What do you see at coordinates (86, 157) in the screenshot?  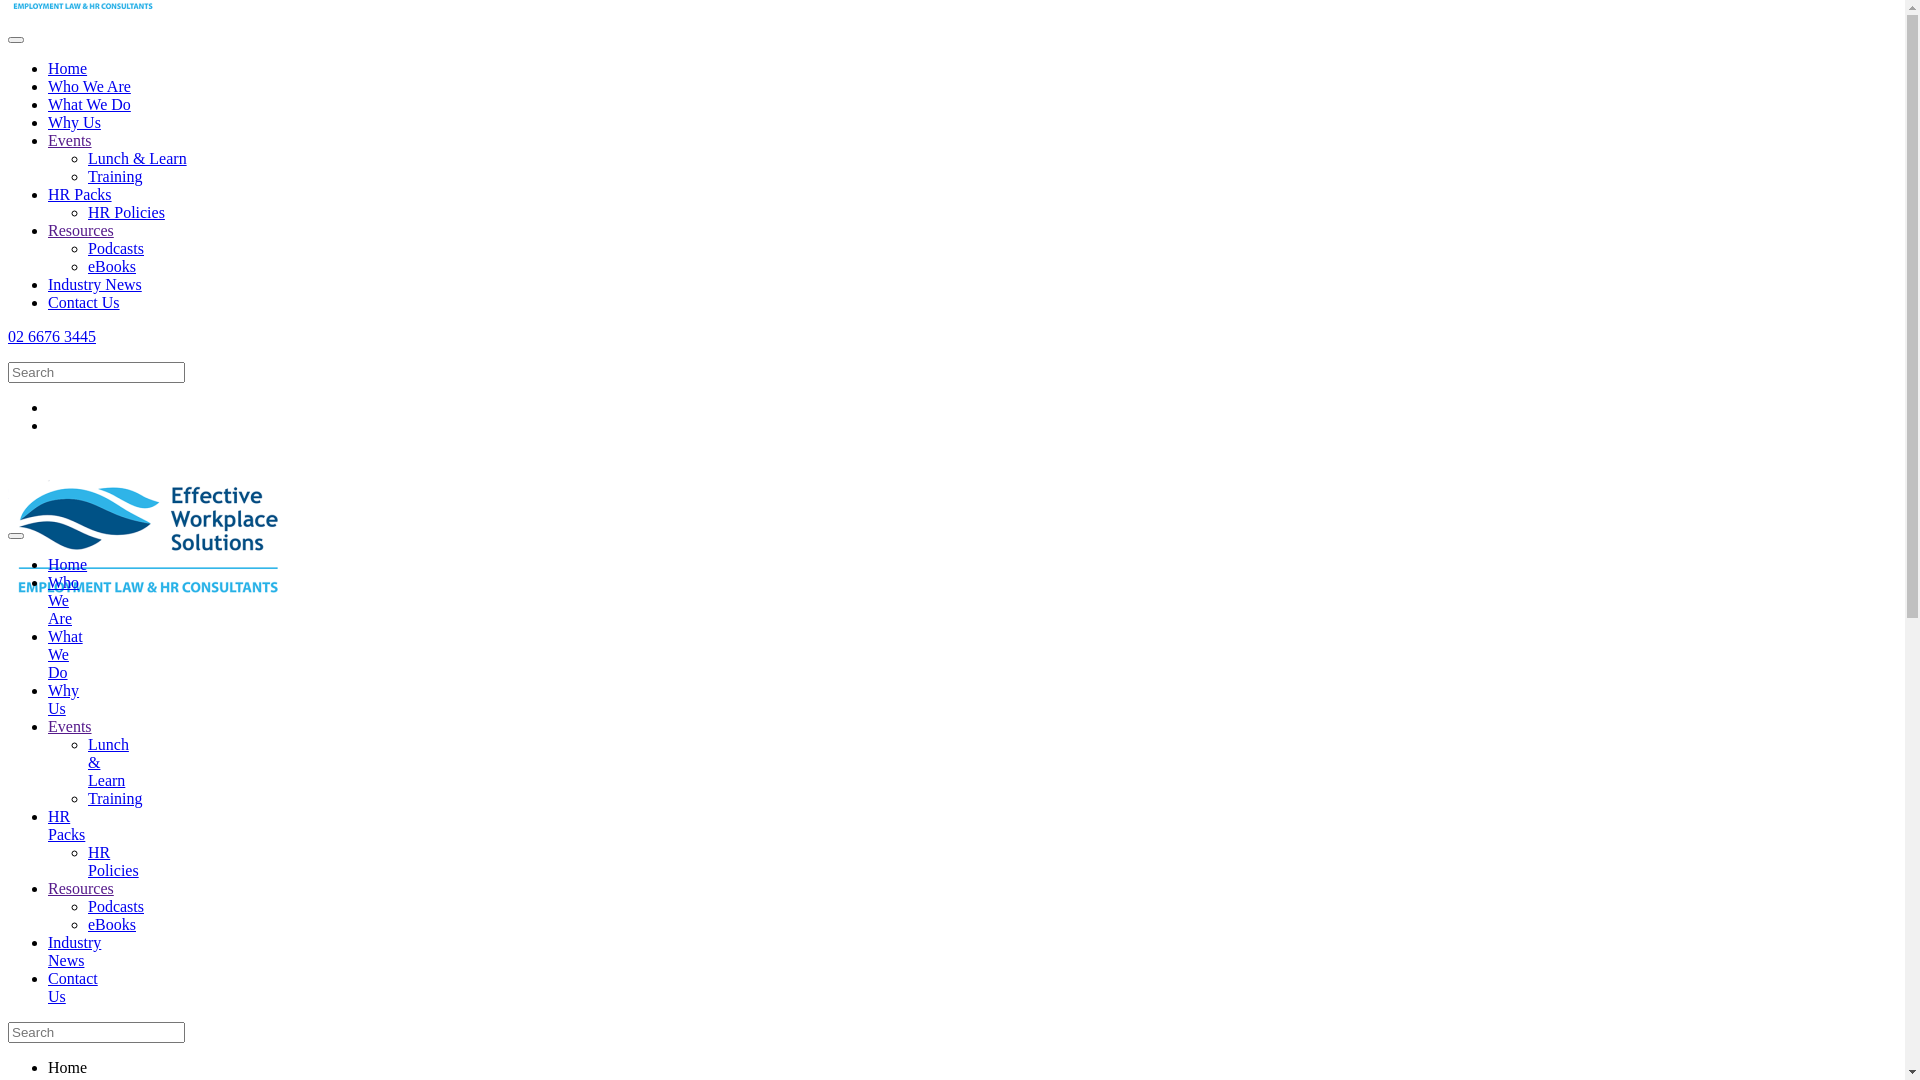 I see `'Lunch & Learn'` at bounding box center [86, 157].